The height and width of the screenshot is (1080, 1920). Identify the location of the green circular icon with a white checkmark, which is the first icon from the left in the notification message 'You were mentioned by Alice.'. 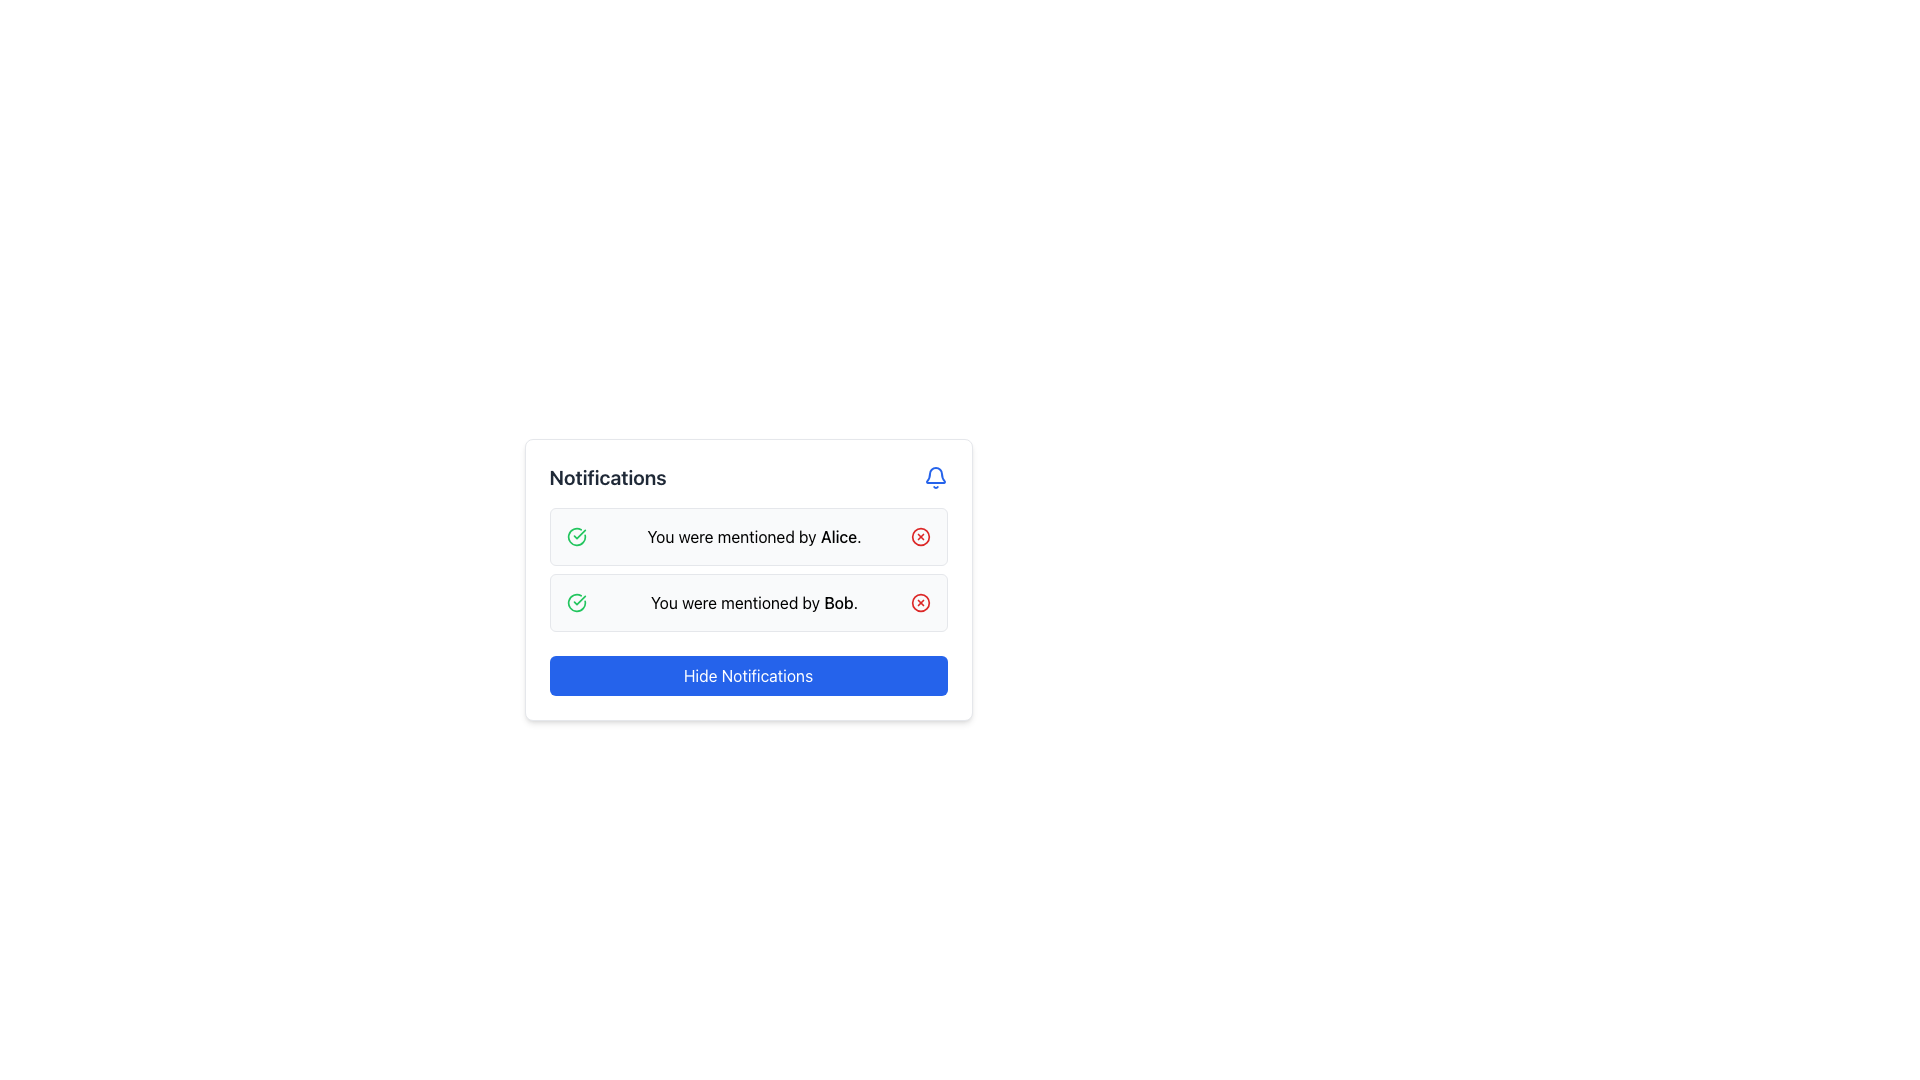
(575, 535).